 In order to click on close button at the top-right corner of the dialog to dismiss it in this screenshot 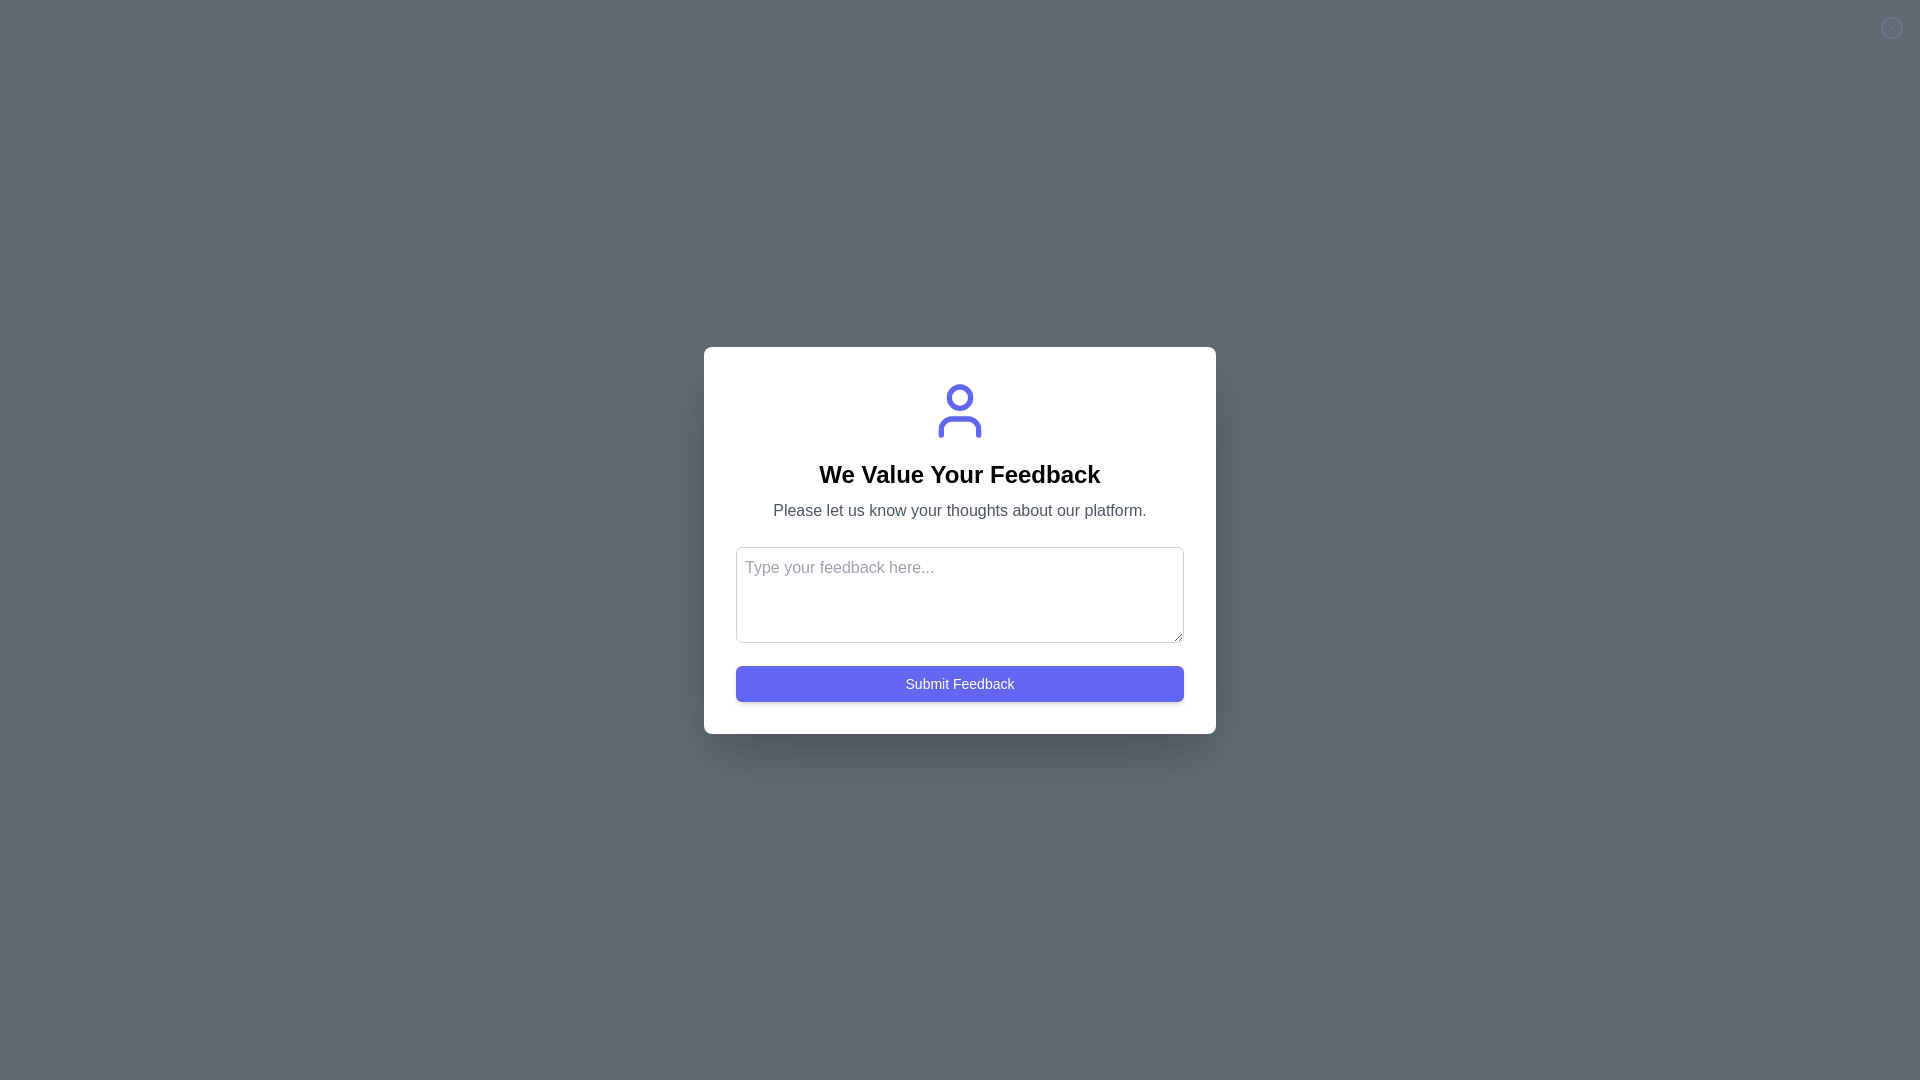, I will do `click(1890, 27)`.